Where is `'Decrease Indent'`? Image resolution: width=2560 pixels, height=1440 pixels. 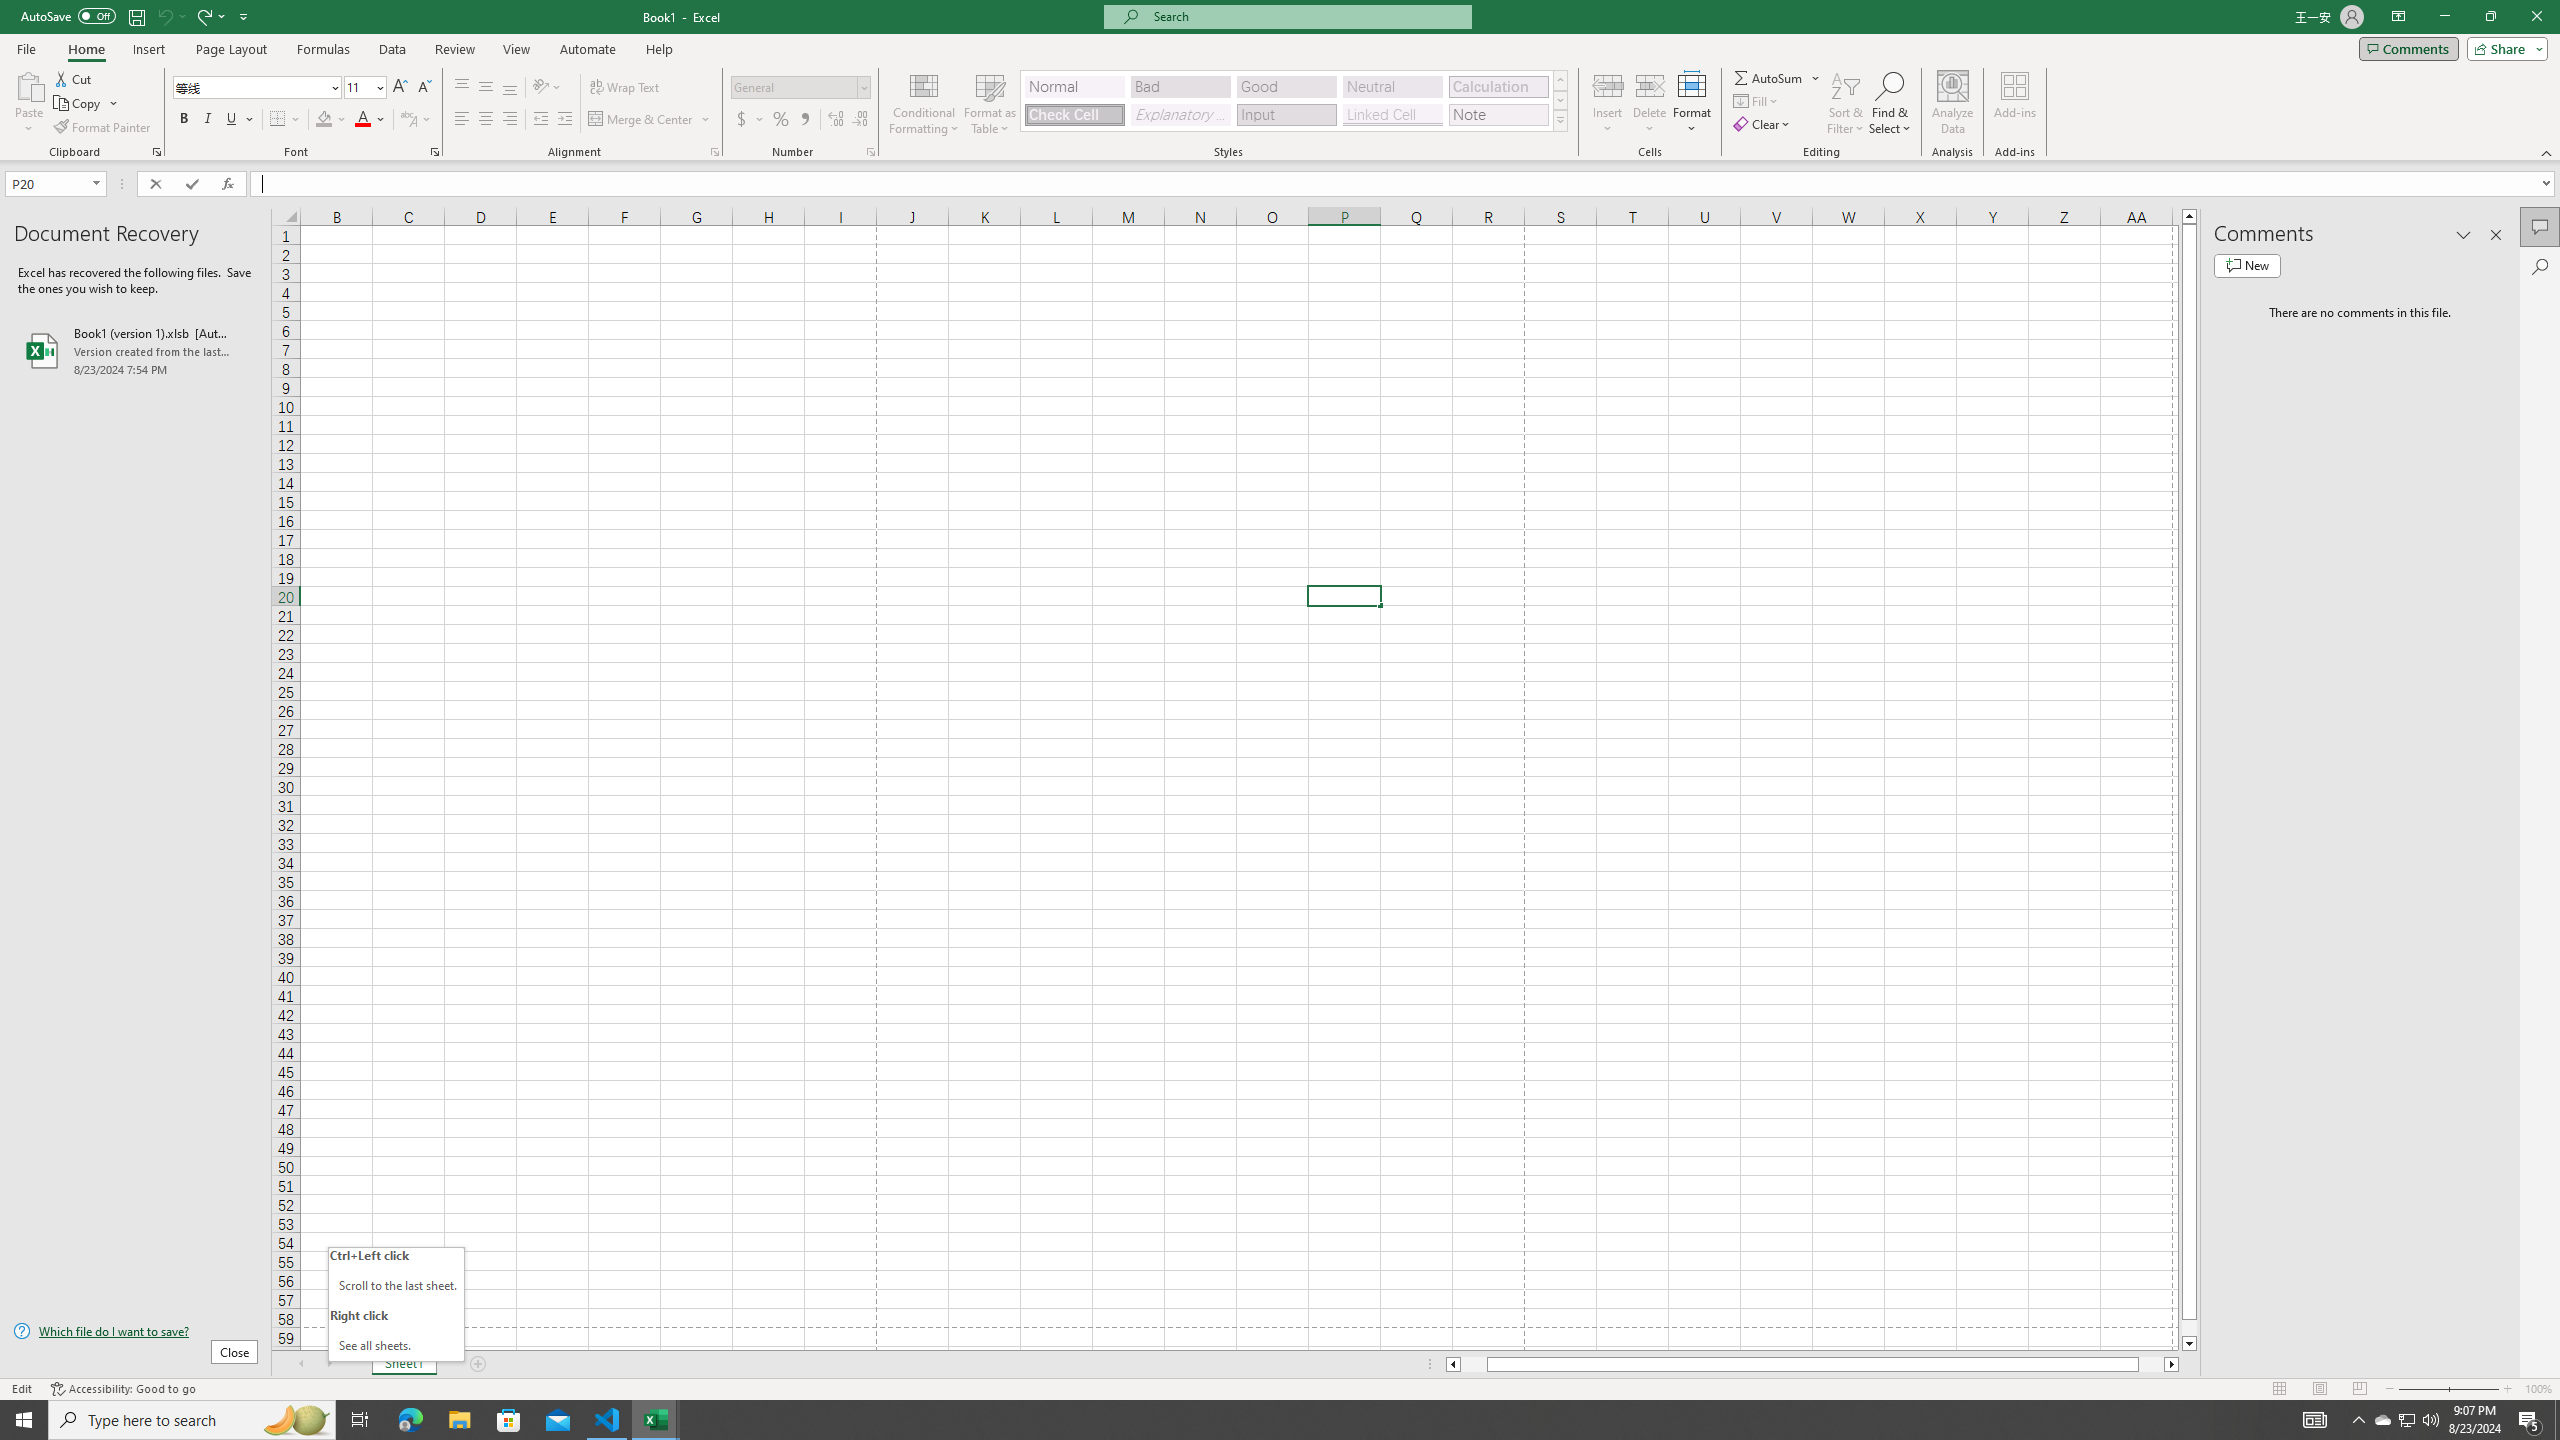 'Decrease Indent' is located at coordinates (541, 118).